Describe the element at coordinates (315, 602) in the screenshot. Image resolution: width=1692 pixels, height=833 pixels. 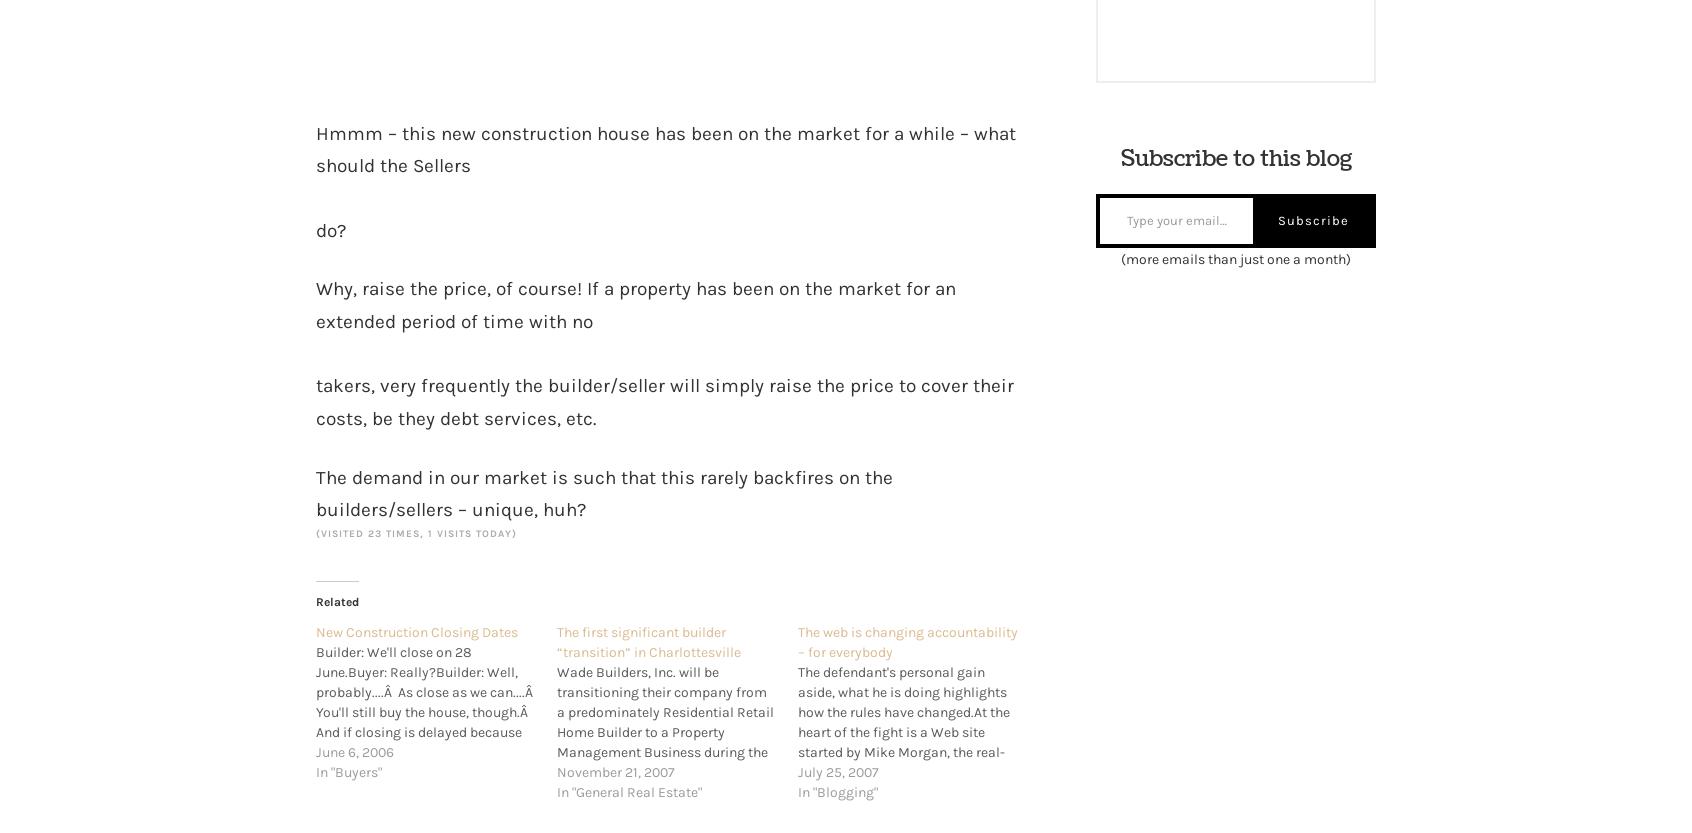
I see `'Related'` at that location.